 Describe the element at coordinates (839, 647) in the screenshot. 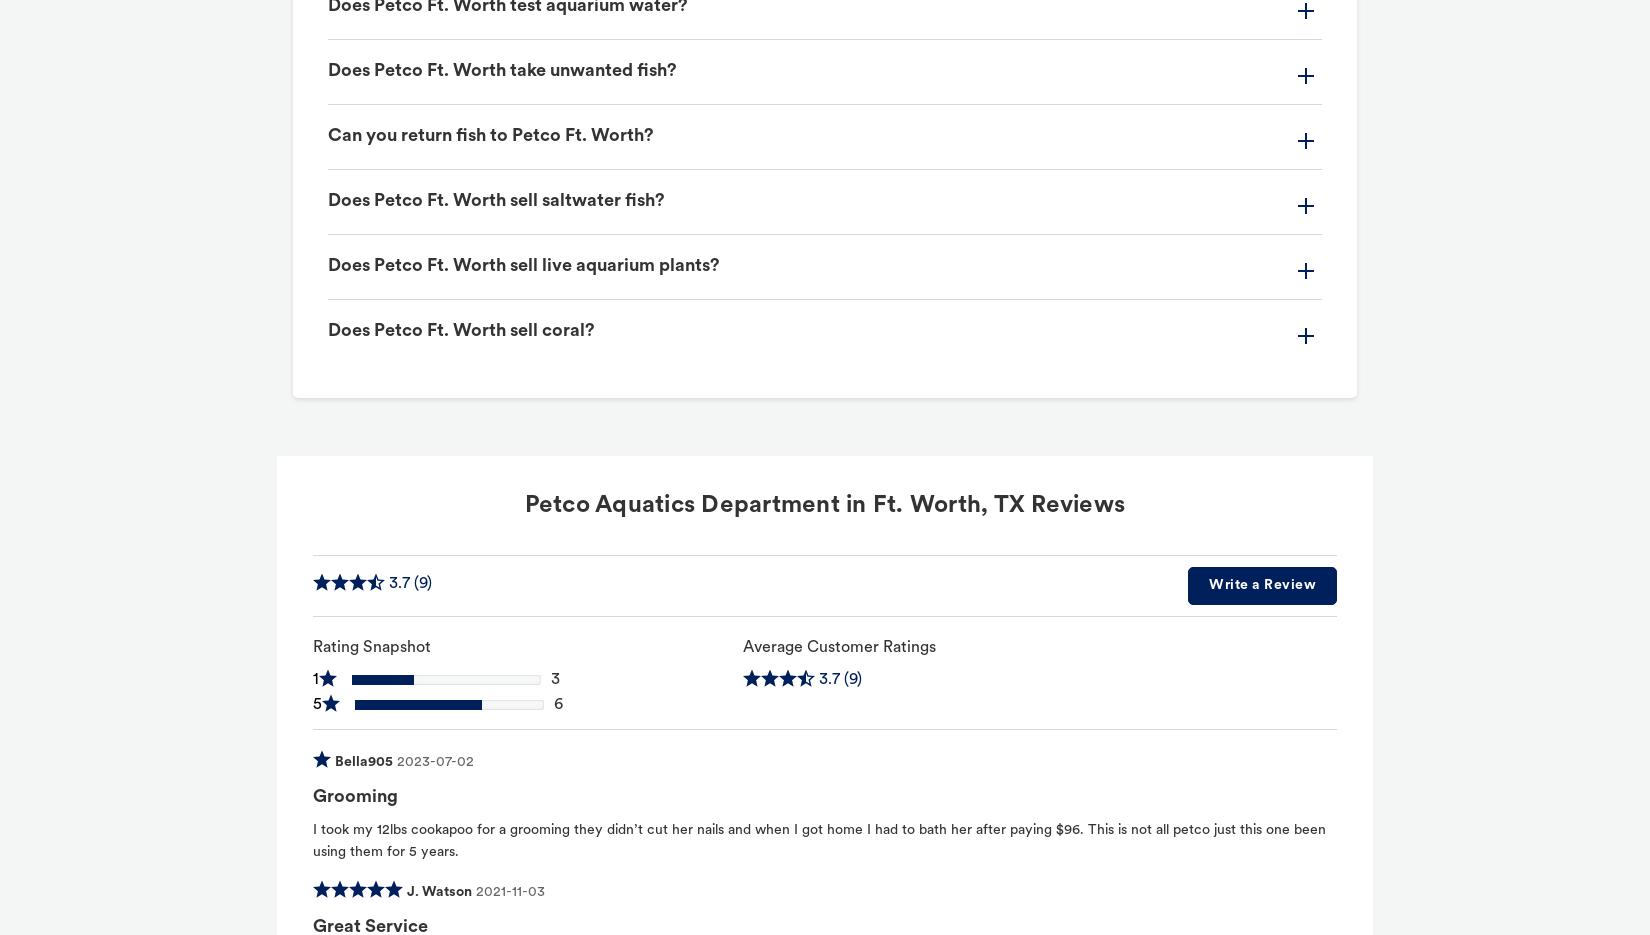

I see `'Average Customer Ratings'` at that location.